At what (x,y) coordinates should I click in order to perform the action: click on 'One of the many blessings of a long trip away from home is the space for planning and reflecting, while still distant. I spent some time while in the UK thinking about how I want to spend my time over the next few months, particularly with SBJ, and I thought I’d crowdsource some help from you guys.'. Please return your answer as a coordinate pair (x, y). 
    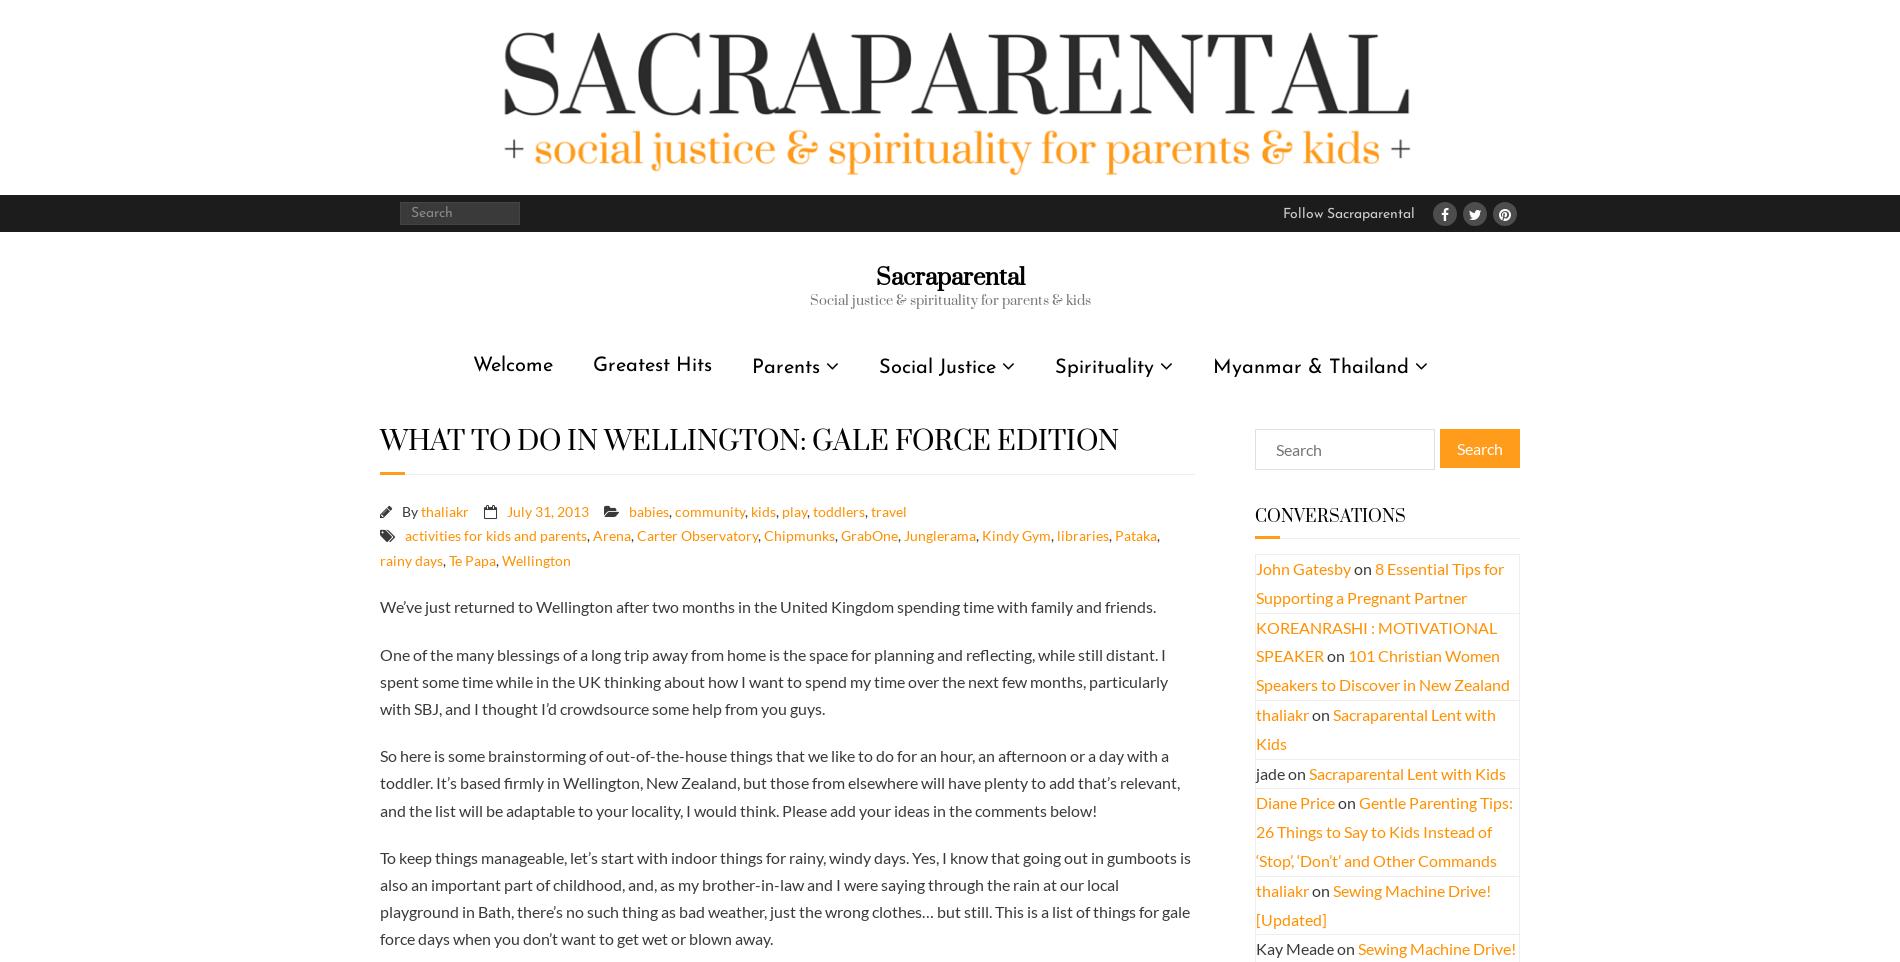
    Looking at the image, I should click on (773, 679).